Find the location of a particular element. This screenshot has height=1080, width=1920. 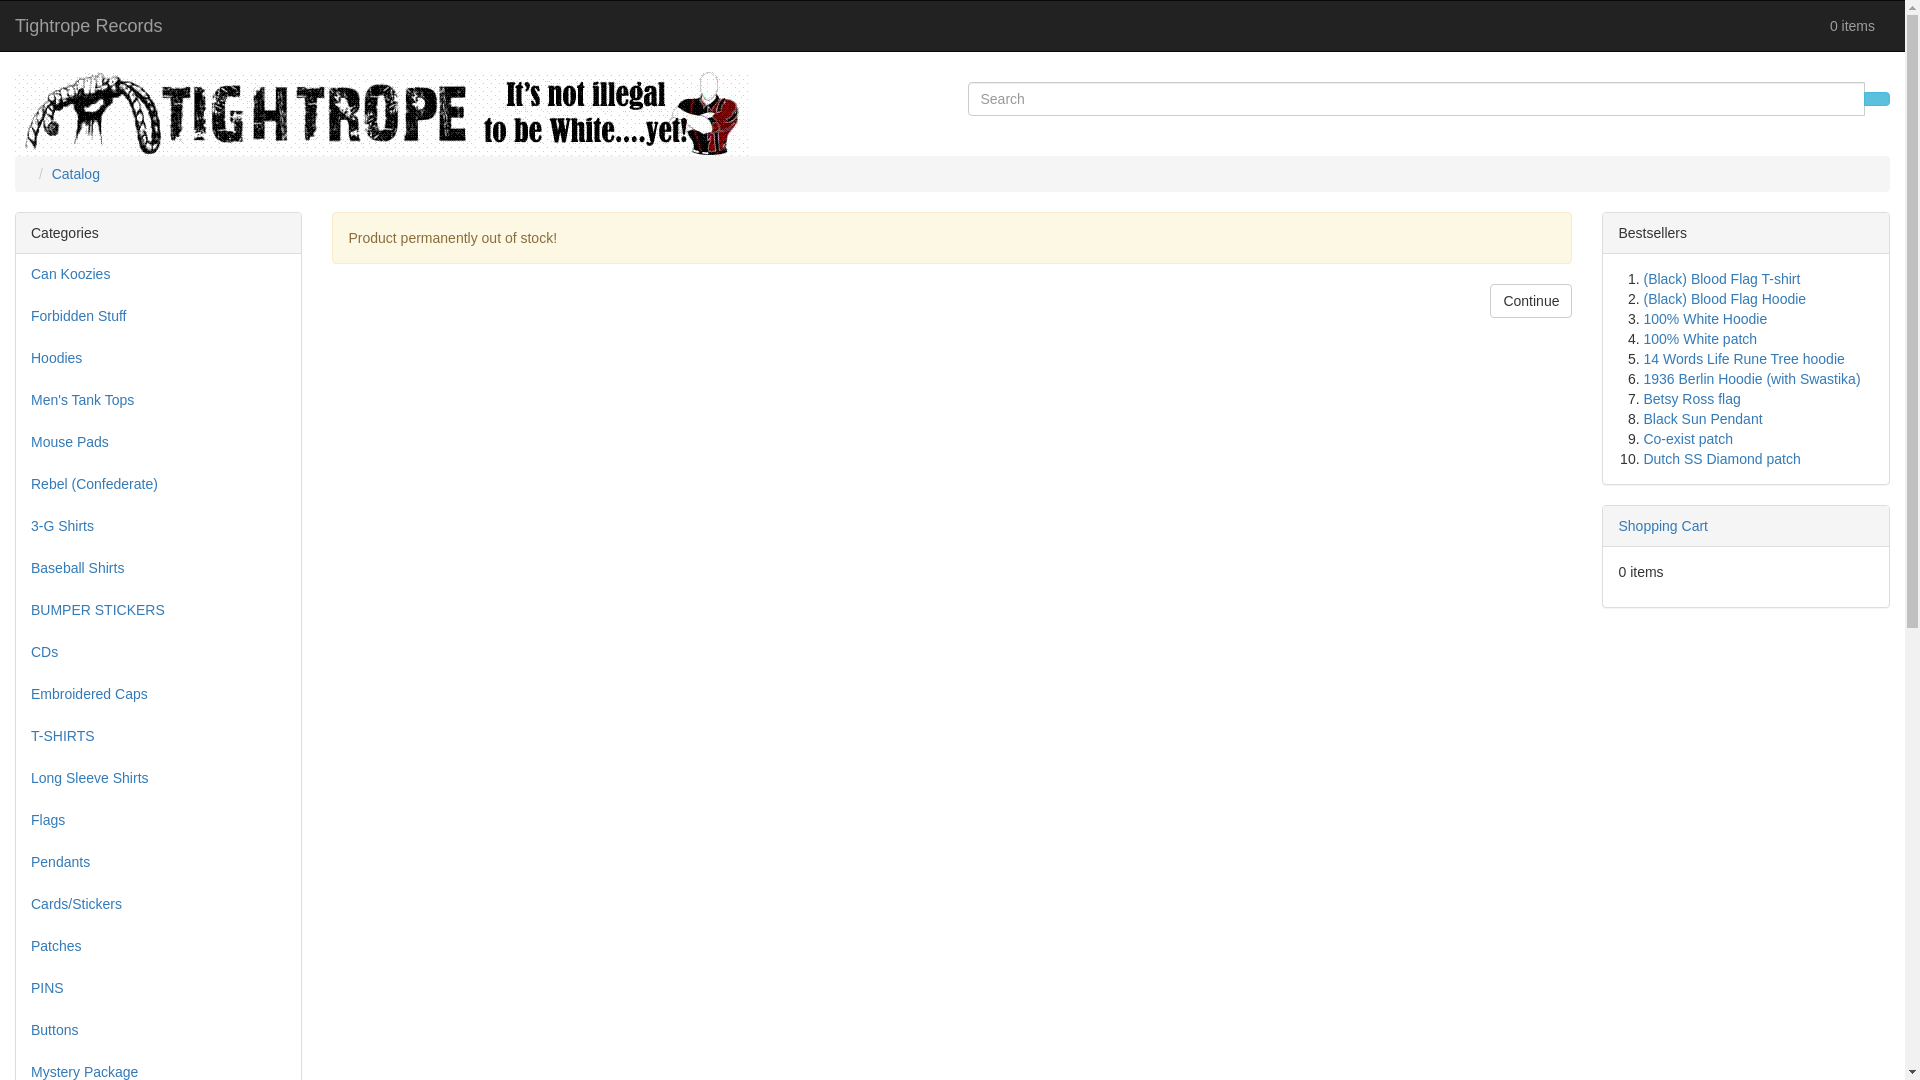

'Long Sleeve Shirts' is located at coordinates (157, 777).